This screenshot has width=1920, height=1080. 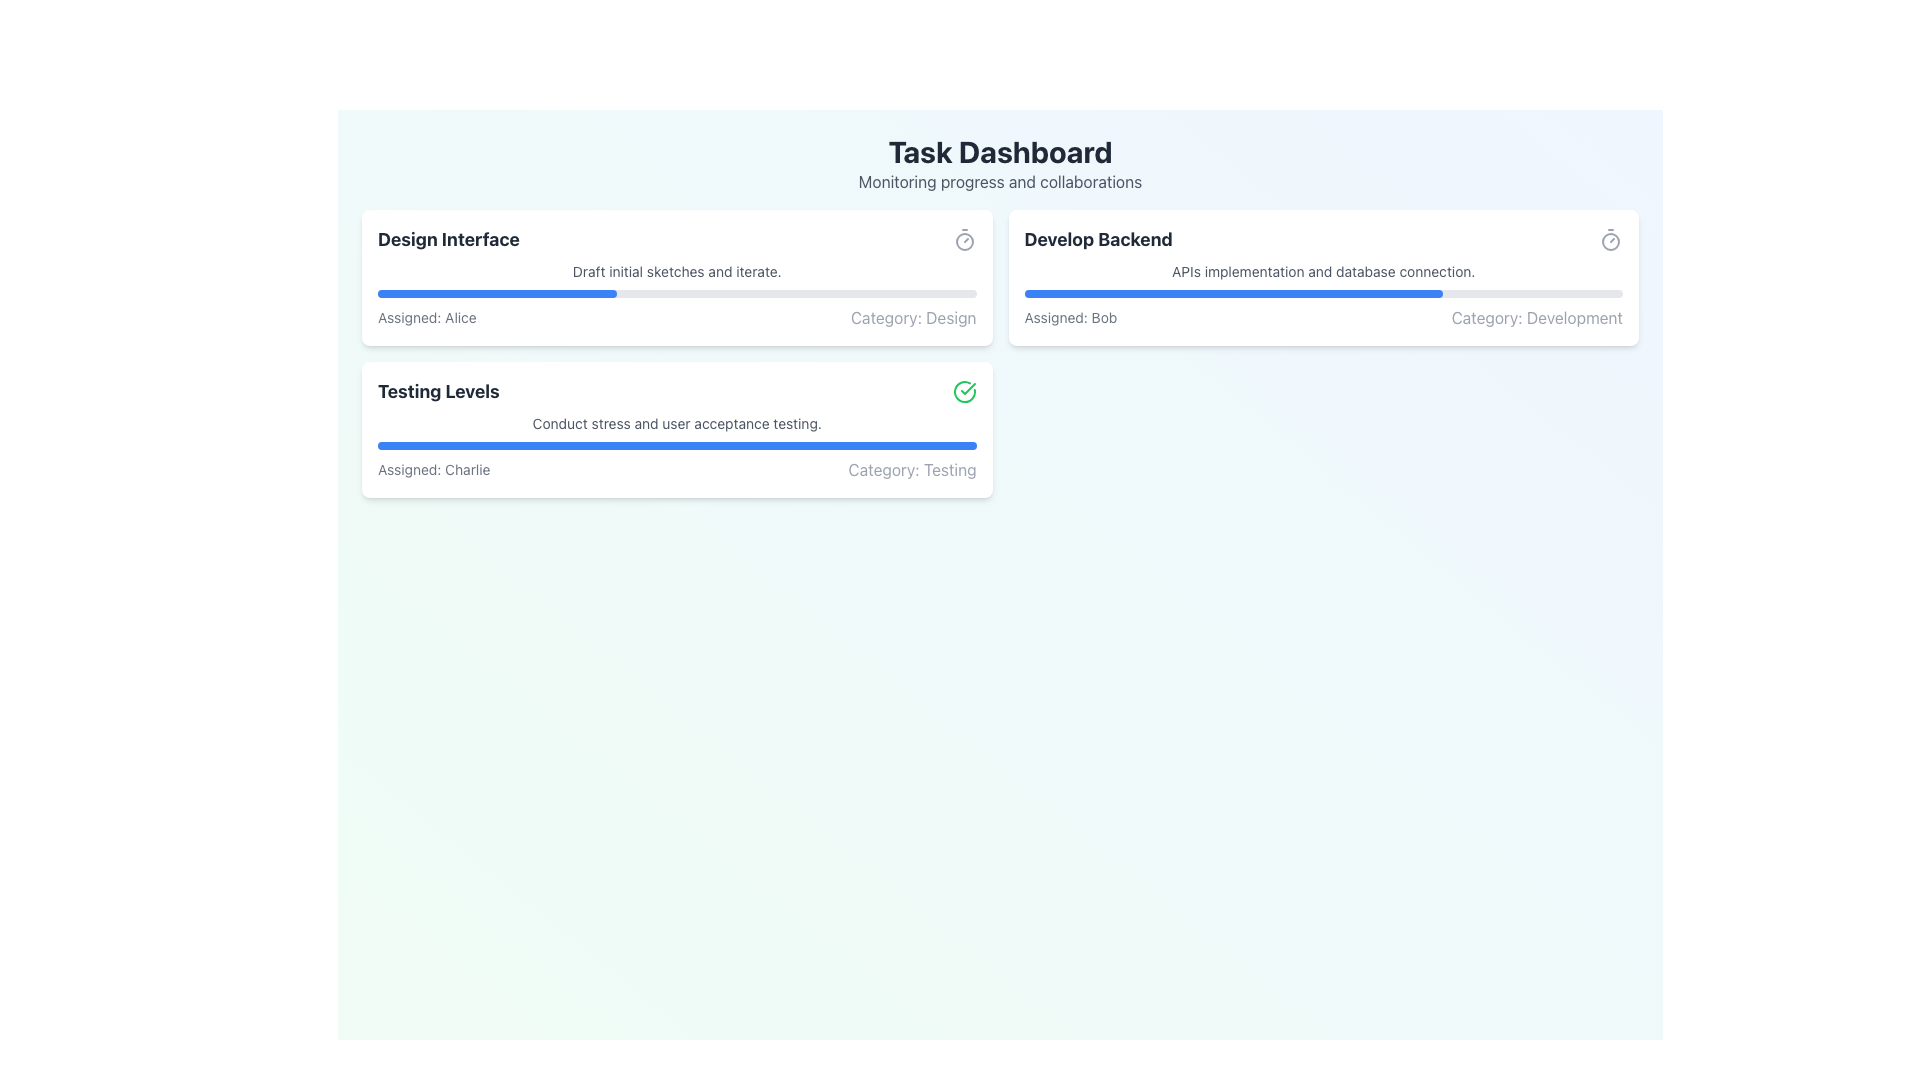 I want to click on the Text Label element displaying 'Category: Testing' located in the bottom-right section of the 'Testing Levels' task card on the dashboard, so click(x=911, y=470).